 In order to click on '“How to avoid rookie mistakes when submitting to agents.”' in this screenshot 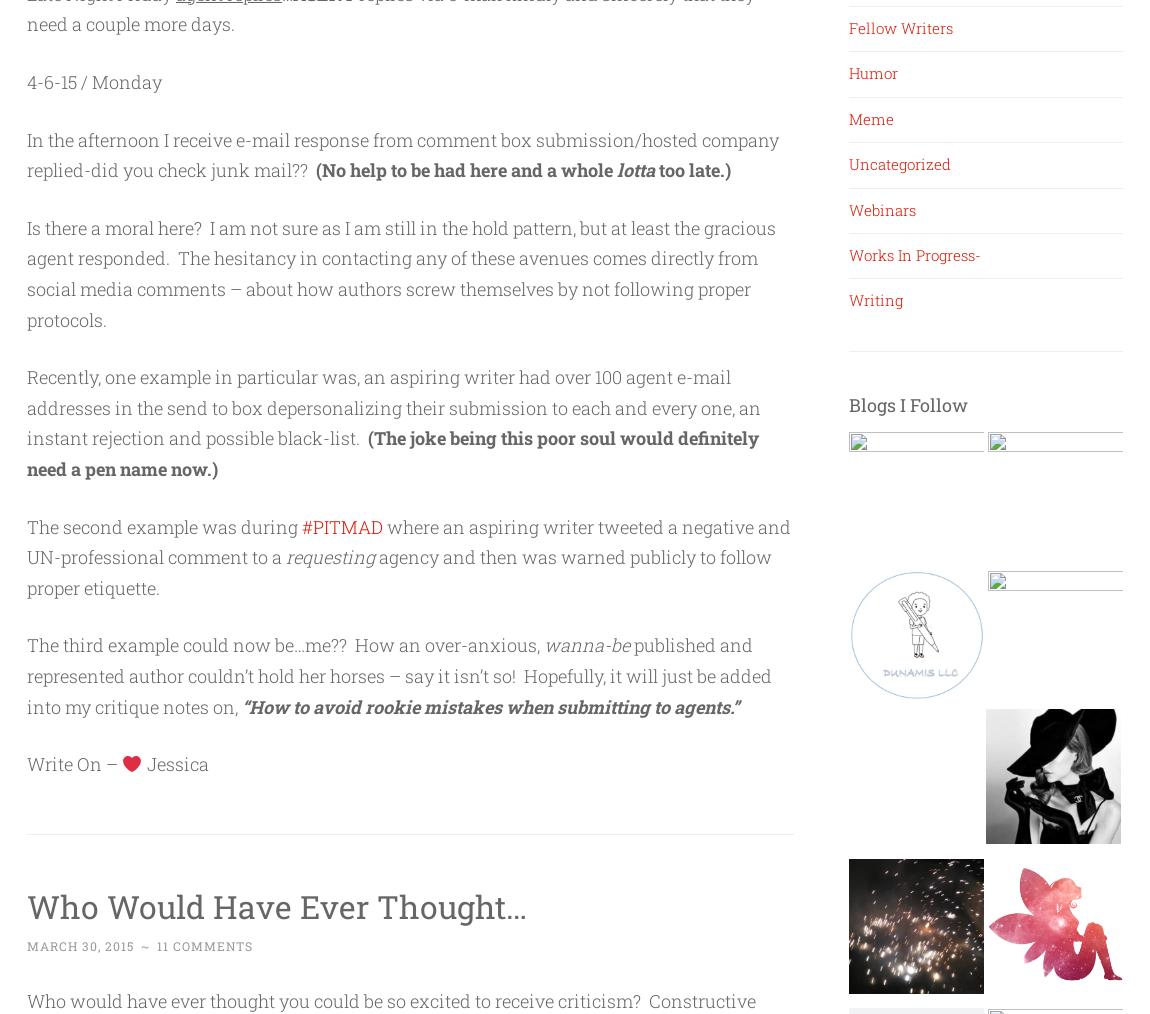, I will do `click(240, 705)`.